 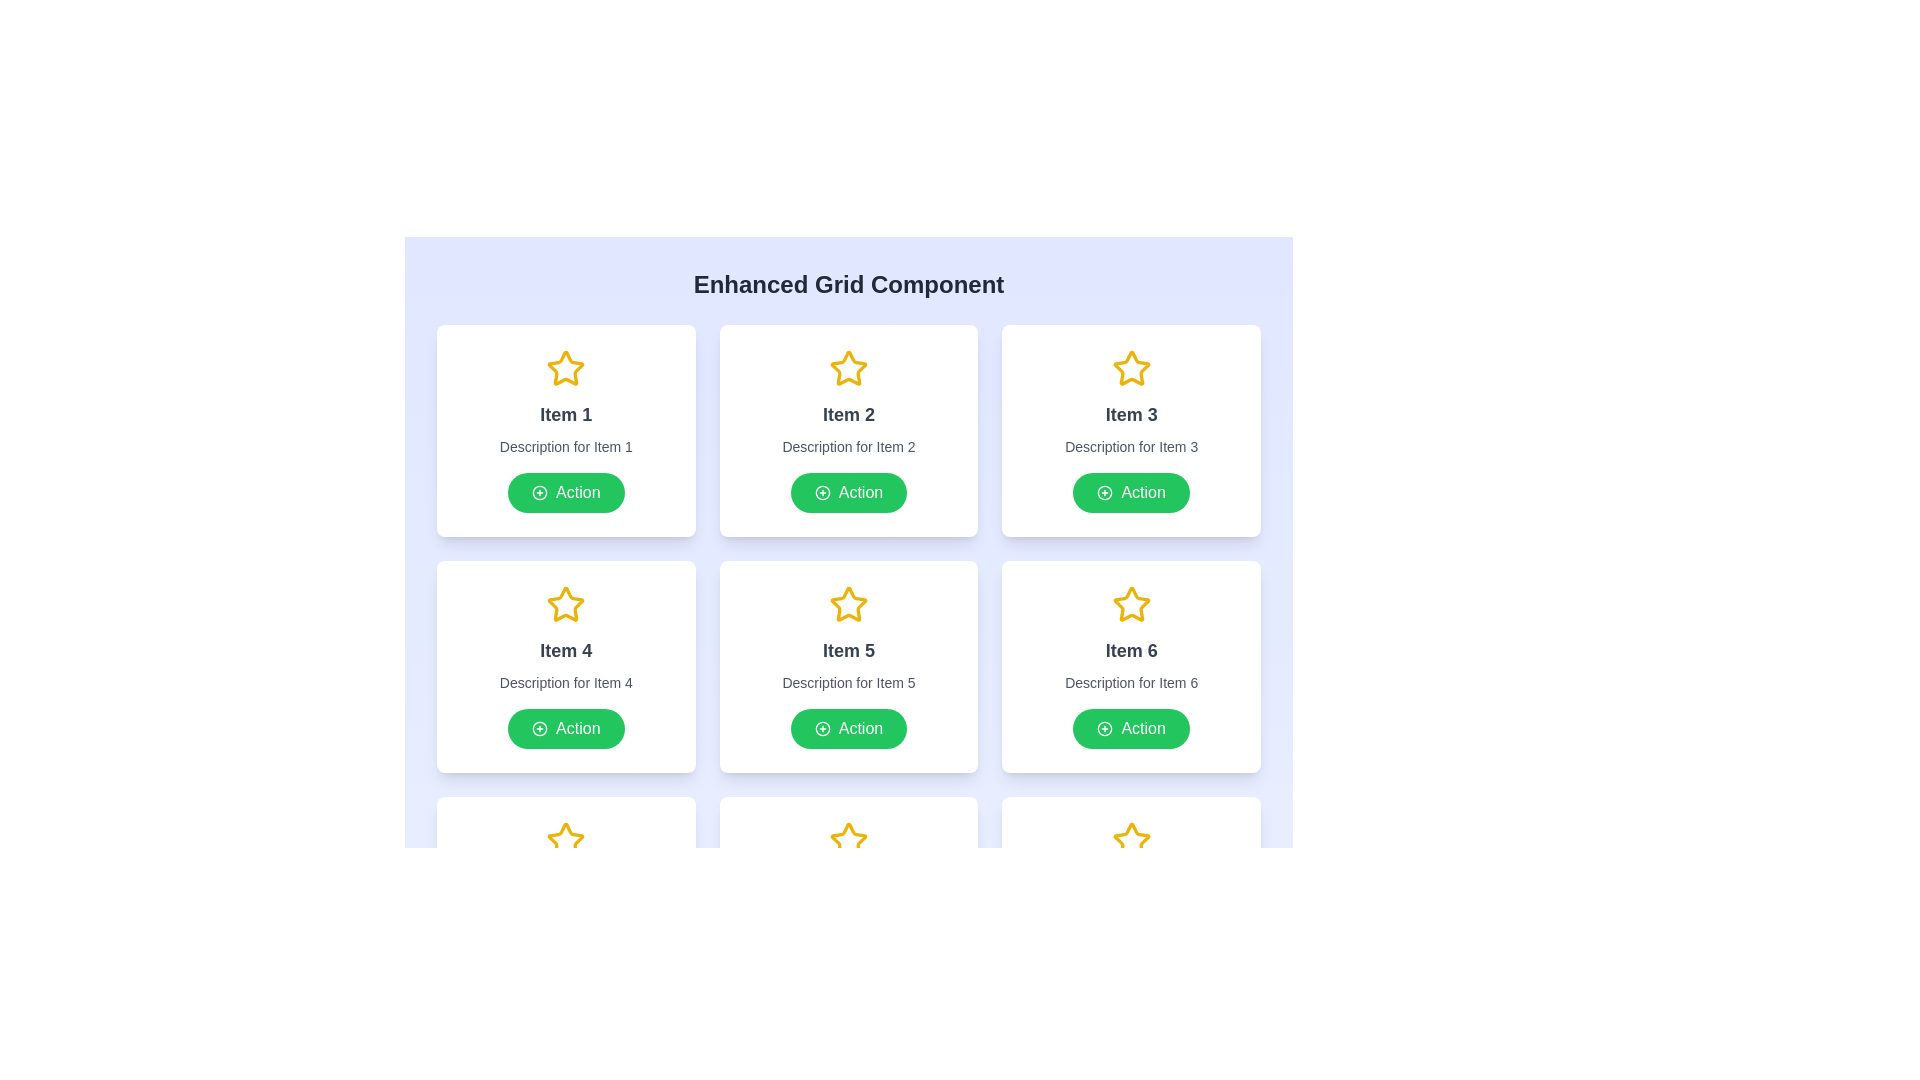 What do you see at coordinates (849, 651) in the screenshot?
I see `the Text Label that serves as a title within the card labeled 'Item 5', located in the second row and second column of the grid` at bounding box center [849, 651].